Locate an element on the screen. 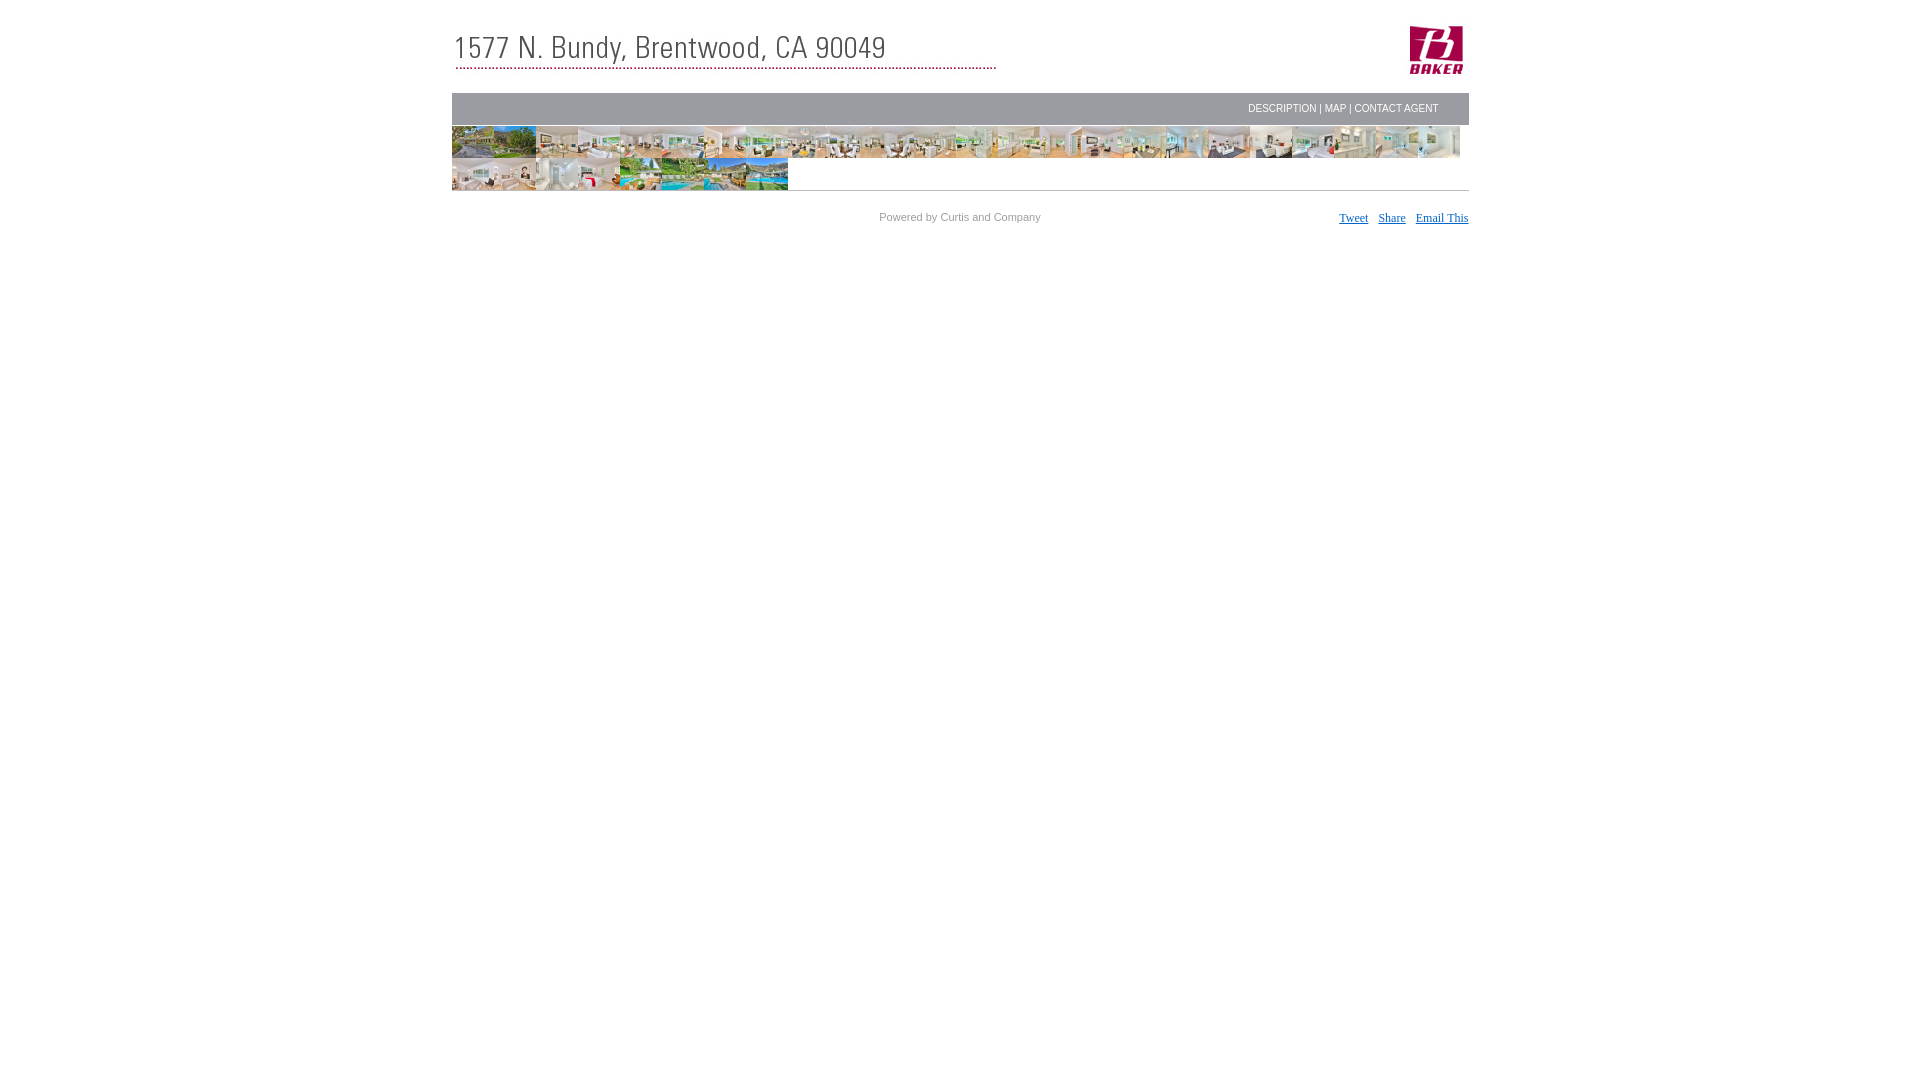 Image resolution: width=1920 pixels, height=1080 pixels. 'Curtis and Company' is located at coordinates (989, 216).